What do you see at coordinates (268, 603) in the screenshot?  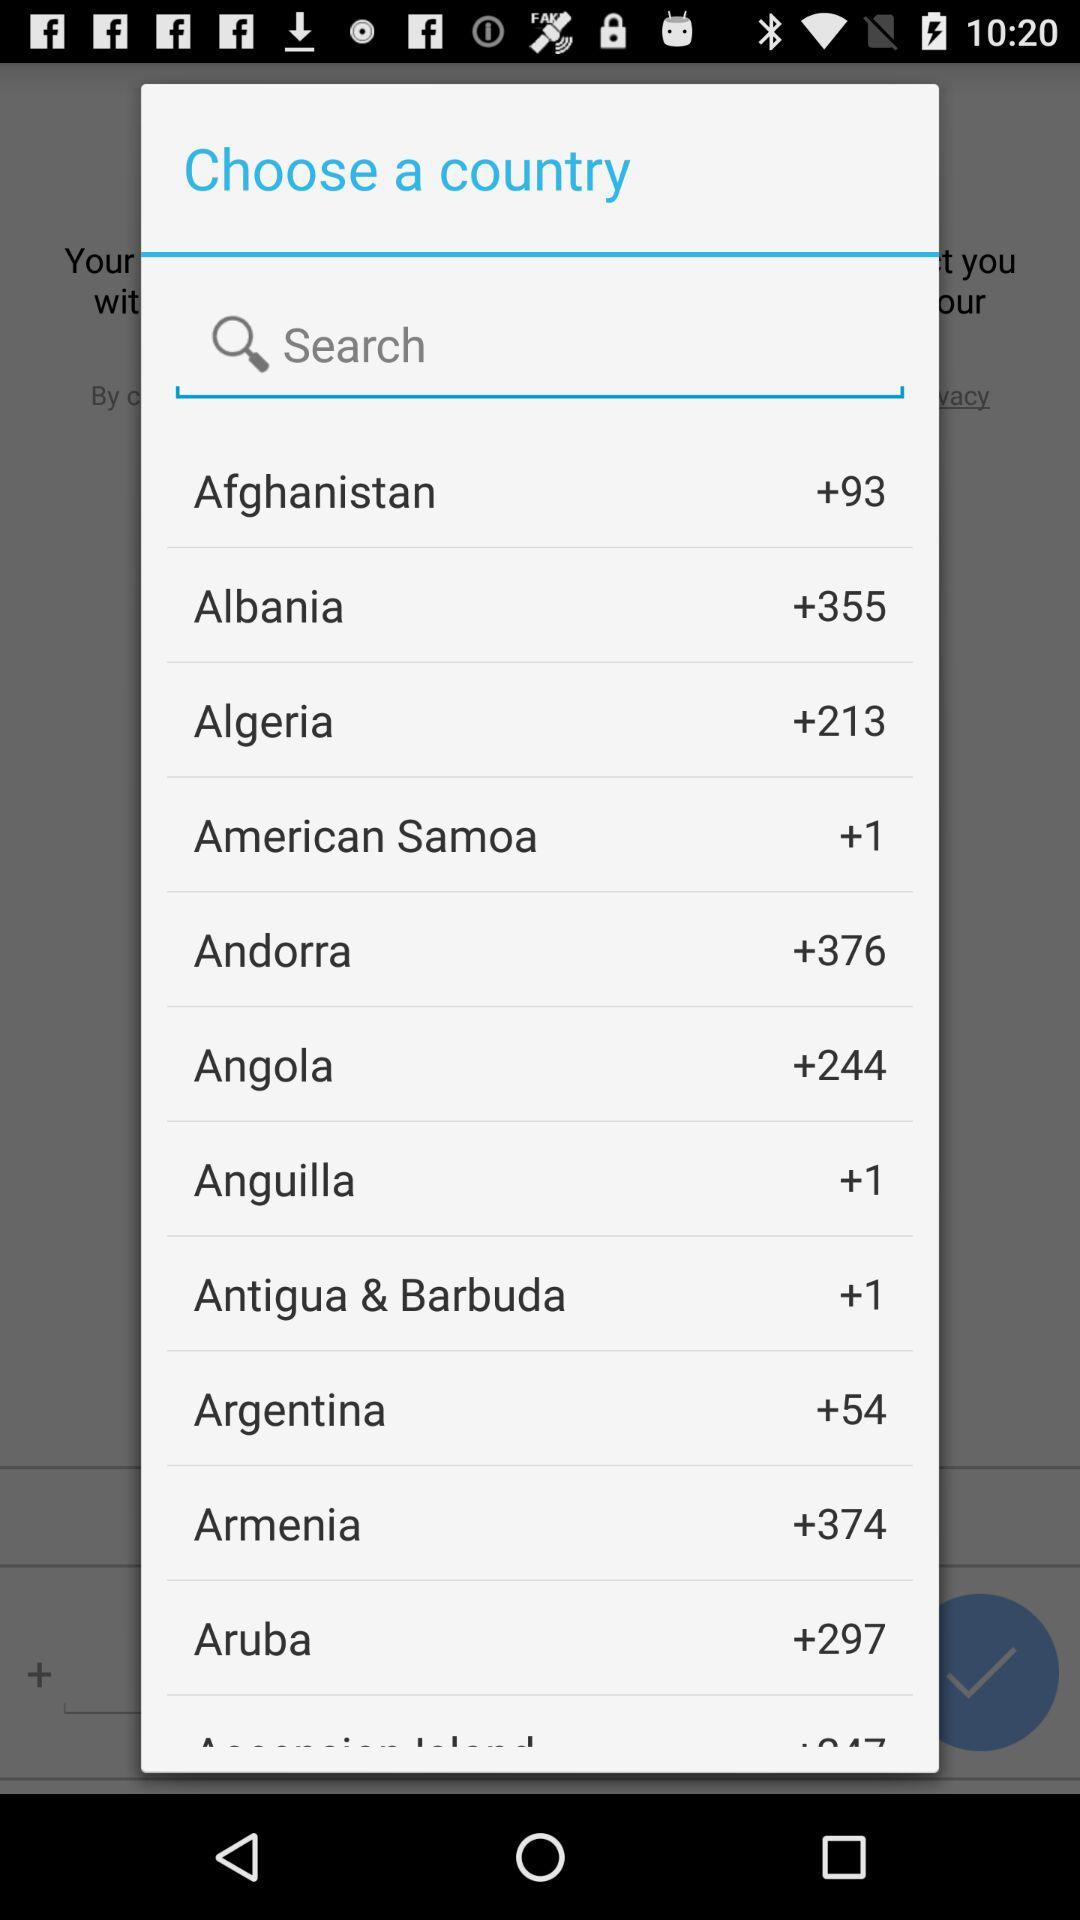 I see `the icon below afghanistan app` at bounding box center [268, 603].